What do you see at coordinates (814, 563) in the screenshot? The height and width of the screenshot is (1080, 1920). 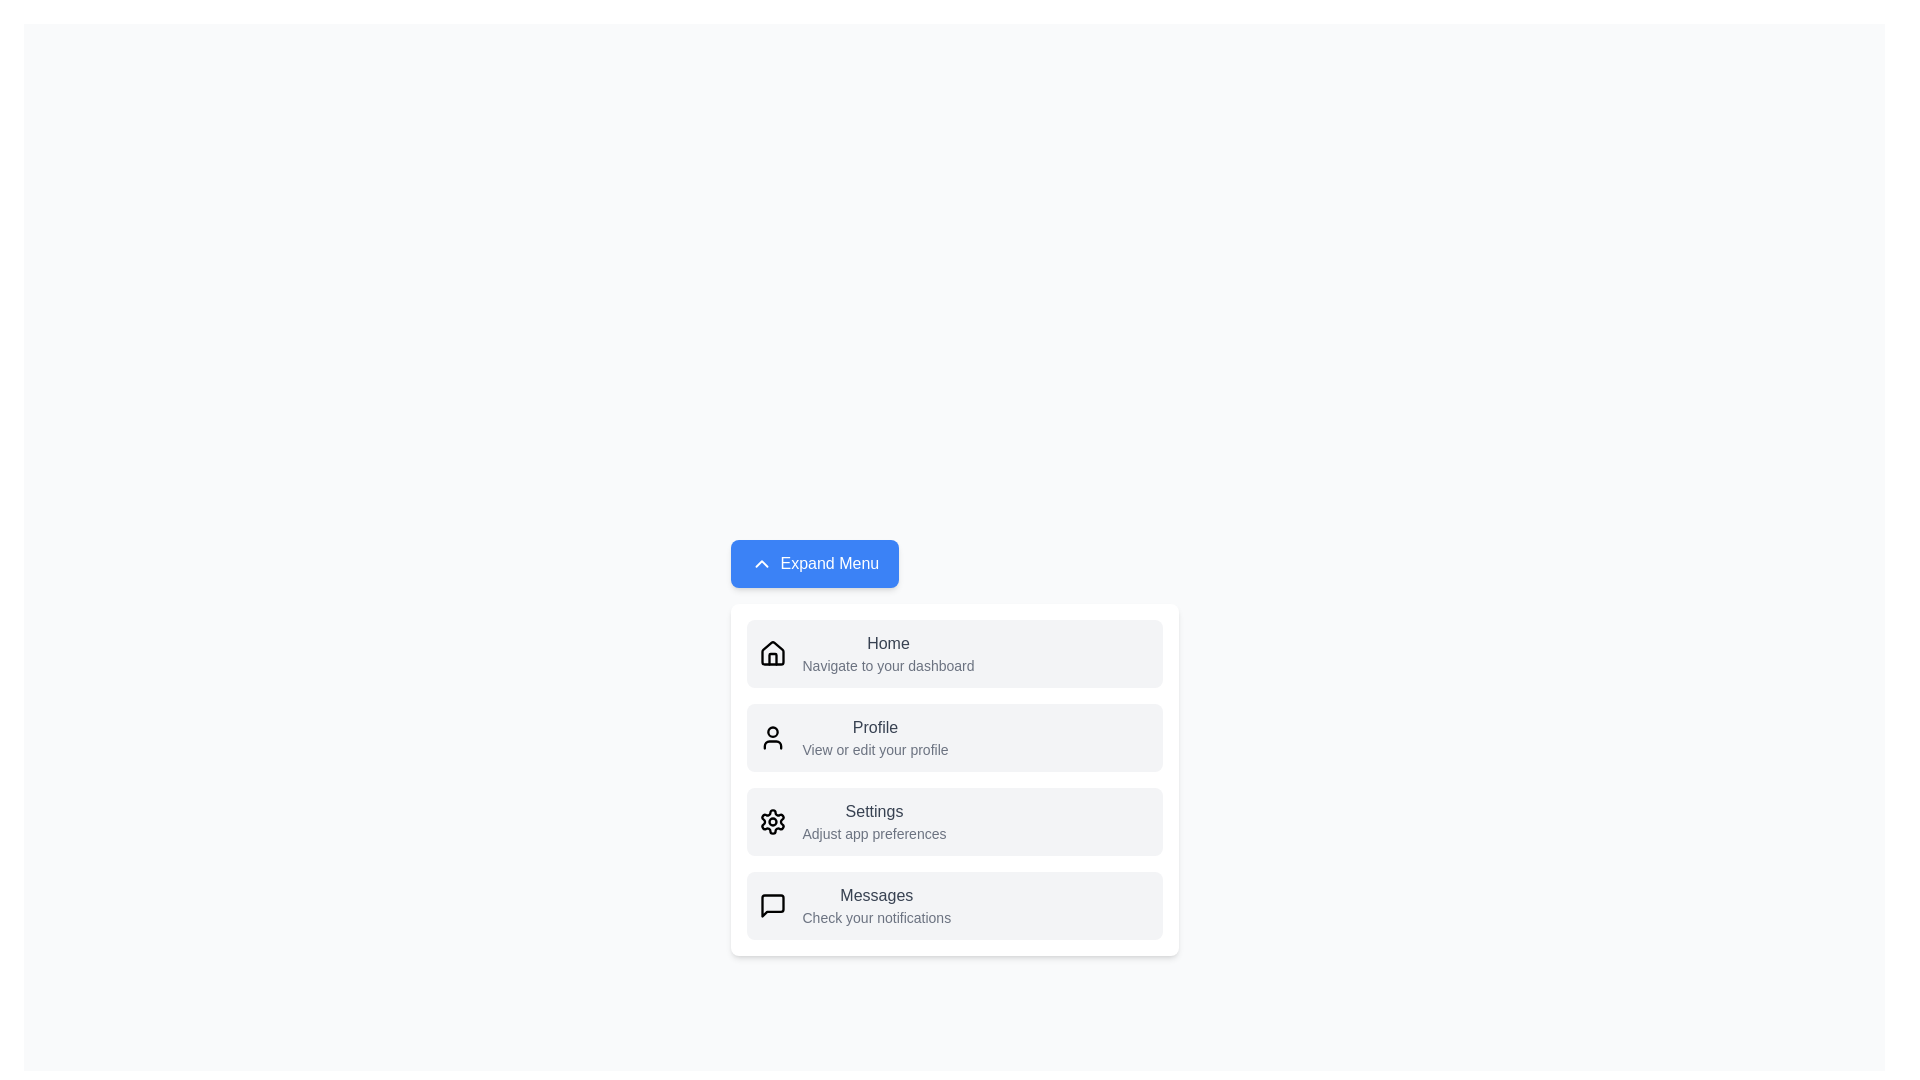 I see `'Expand Menu' button to toggle the menu state` at bounding box center [814, 563].